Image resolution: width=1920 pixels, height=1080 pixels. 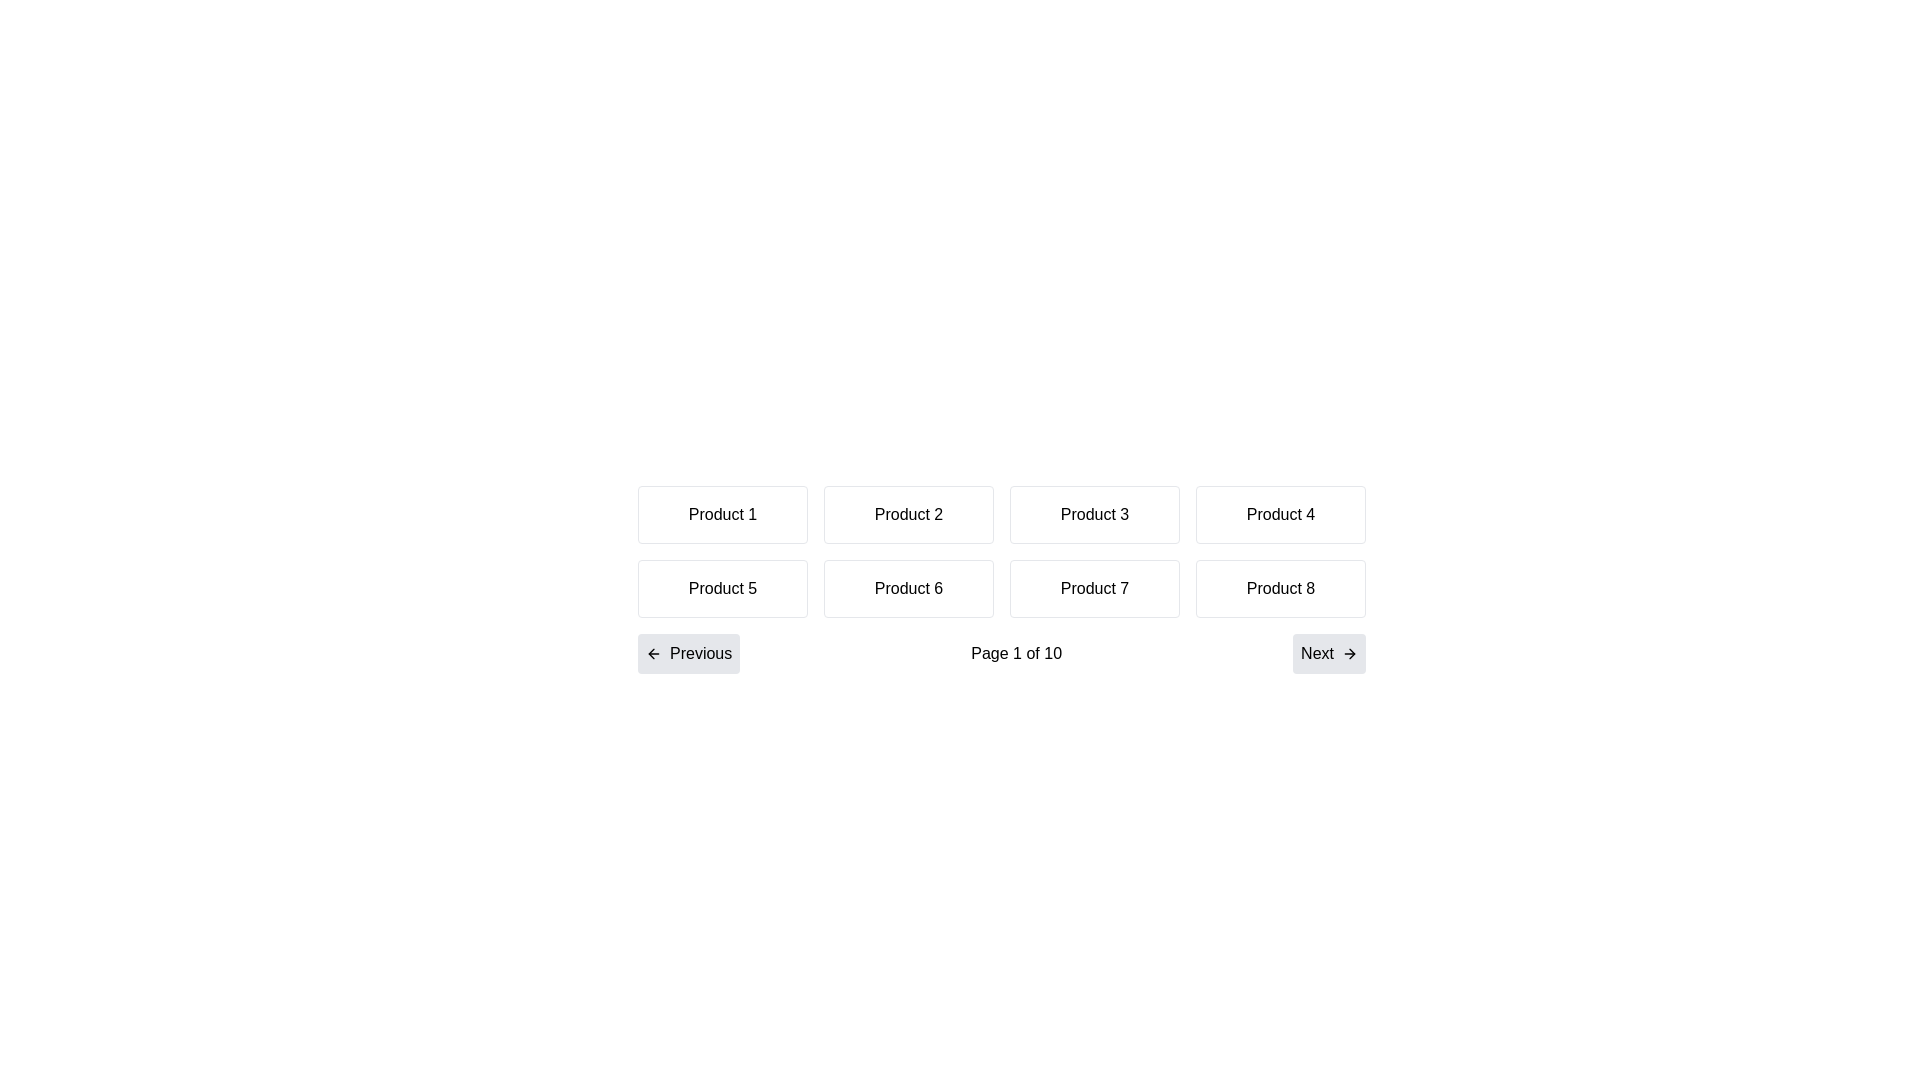 I want to click on the 'Previous' button located in the bottom-left region of the interface, so click(x=653, y=654).